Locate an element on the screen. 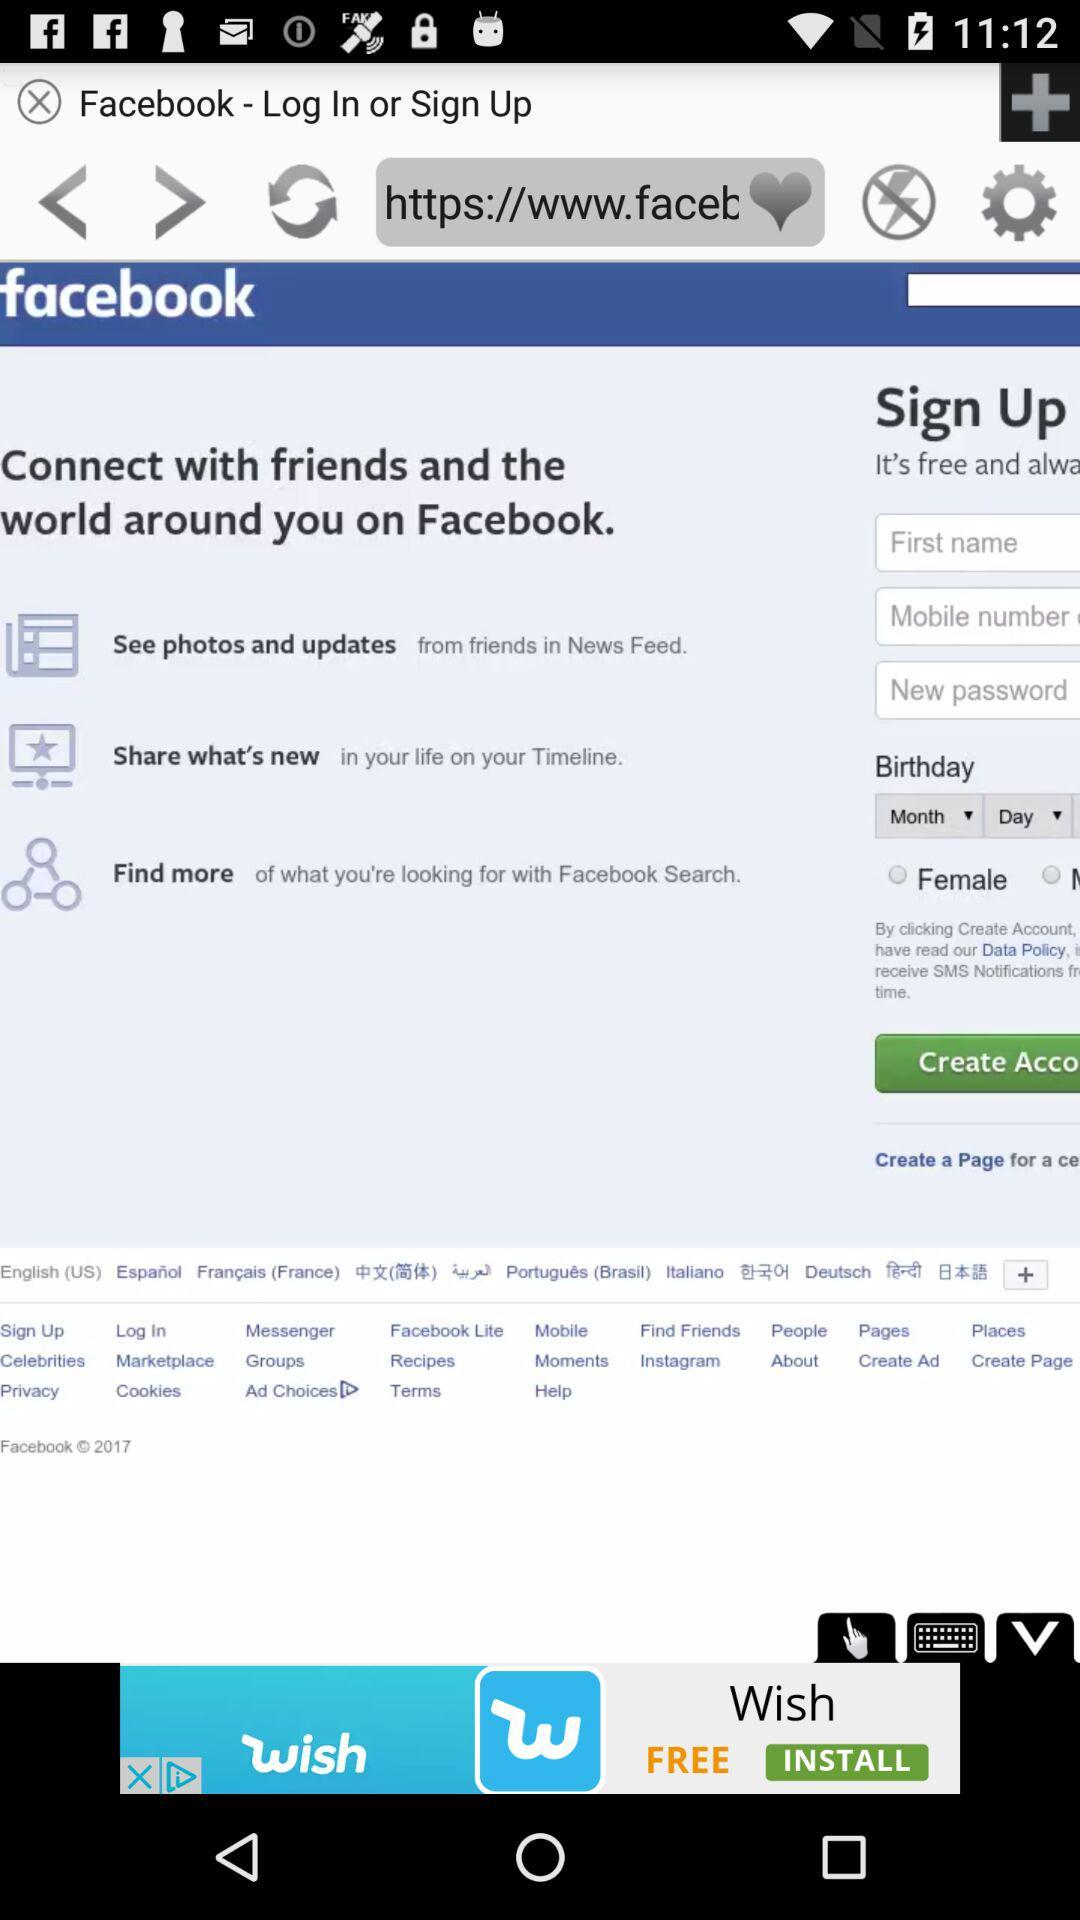 Image resolution: width=1080 pixels, height=1920 pixels. the close icon is located at coordinates (39, 108).